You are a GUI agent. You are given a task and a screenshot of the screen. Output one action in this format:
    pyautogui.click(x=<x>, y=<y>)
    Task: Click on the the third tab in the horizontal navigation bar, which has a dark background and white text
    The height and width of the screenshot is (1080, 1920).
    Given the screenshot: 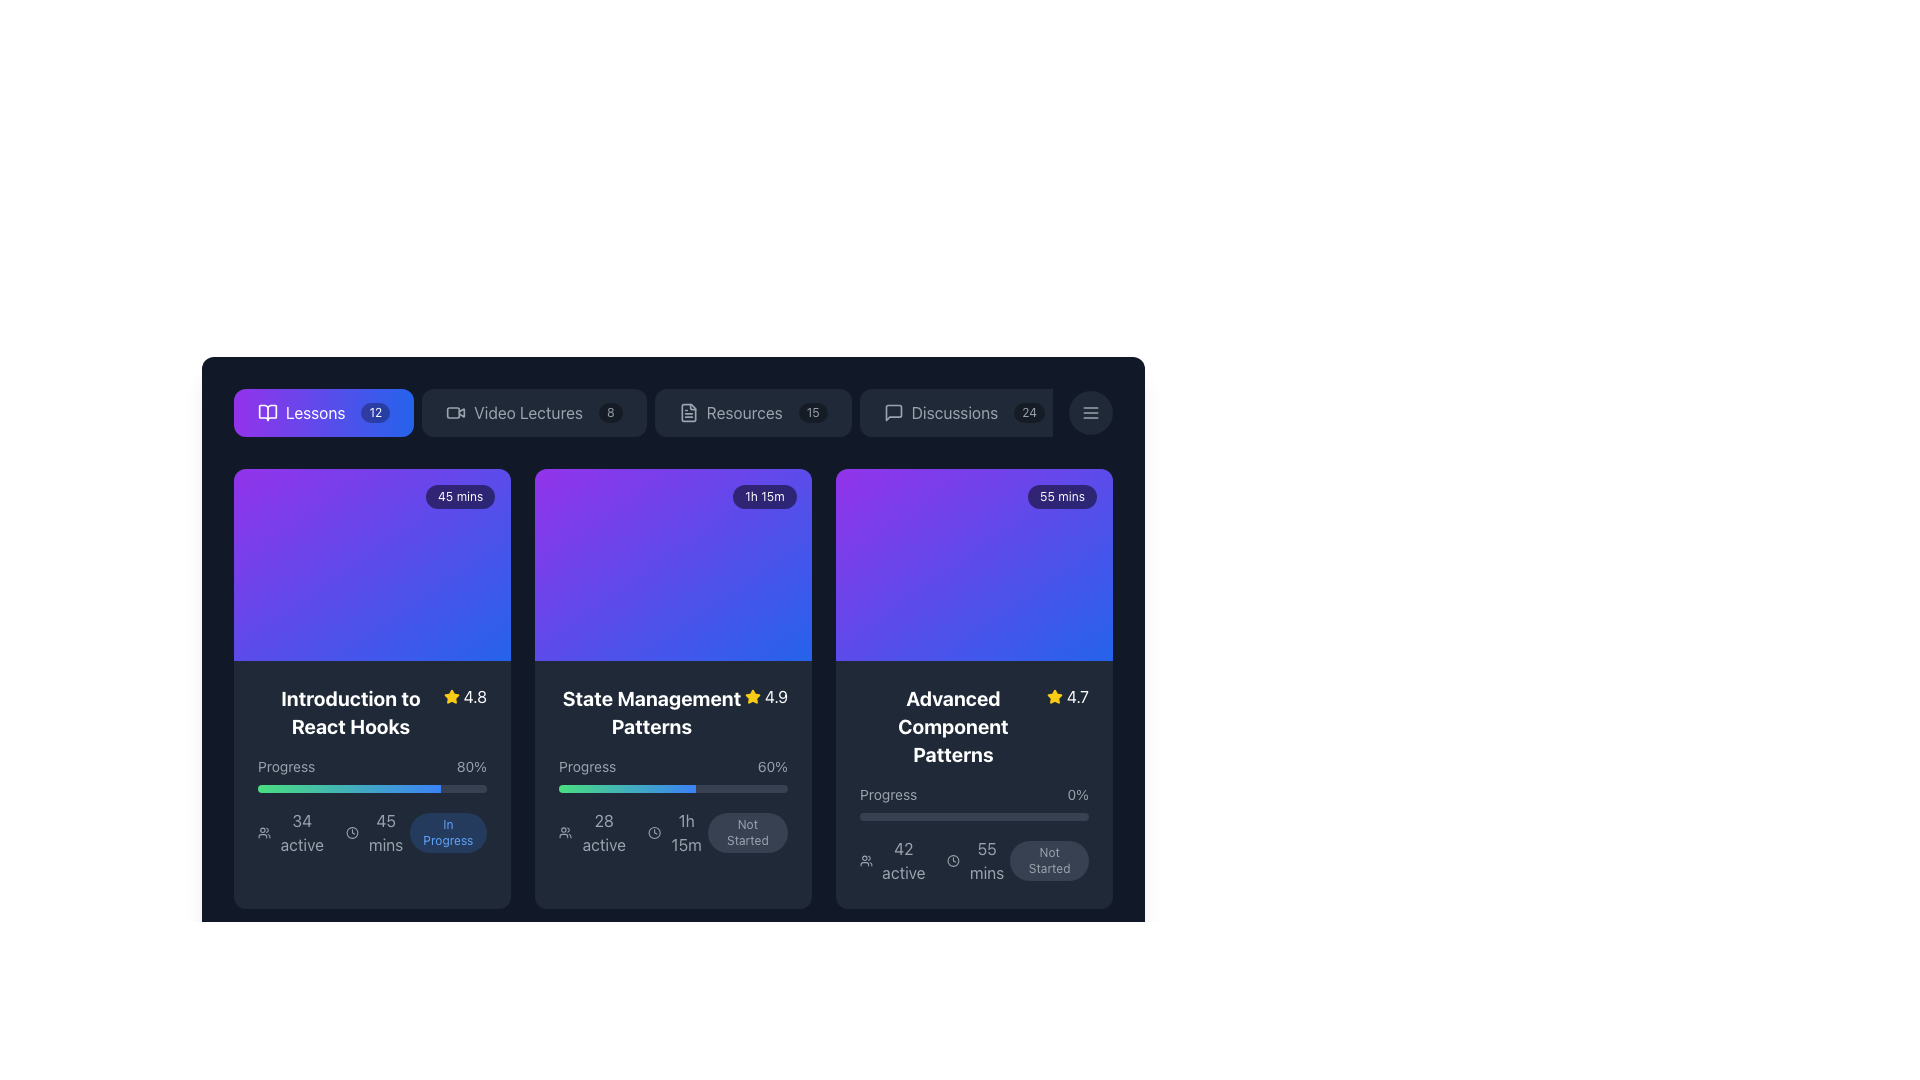 What is the action you would take?
    pyautogui.click(x=673, y=411)
    